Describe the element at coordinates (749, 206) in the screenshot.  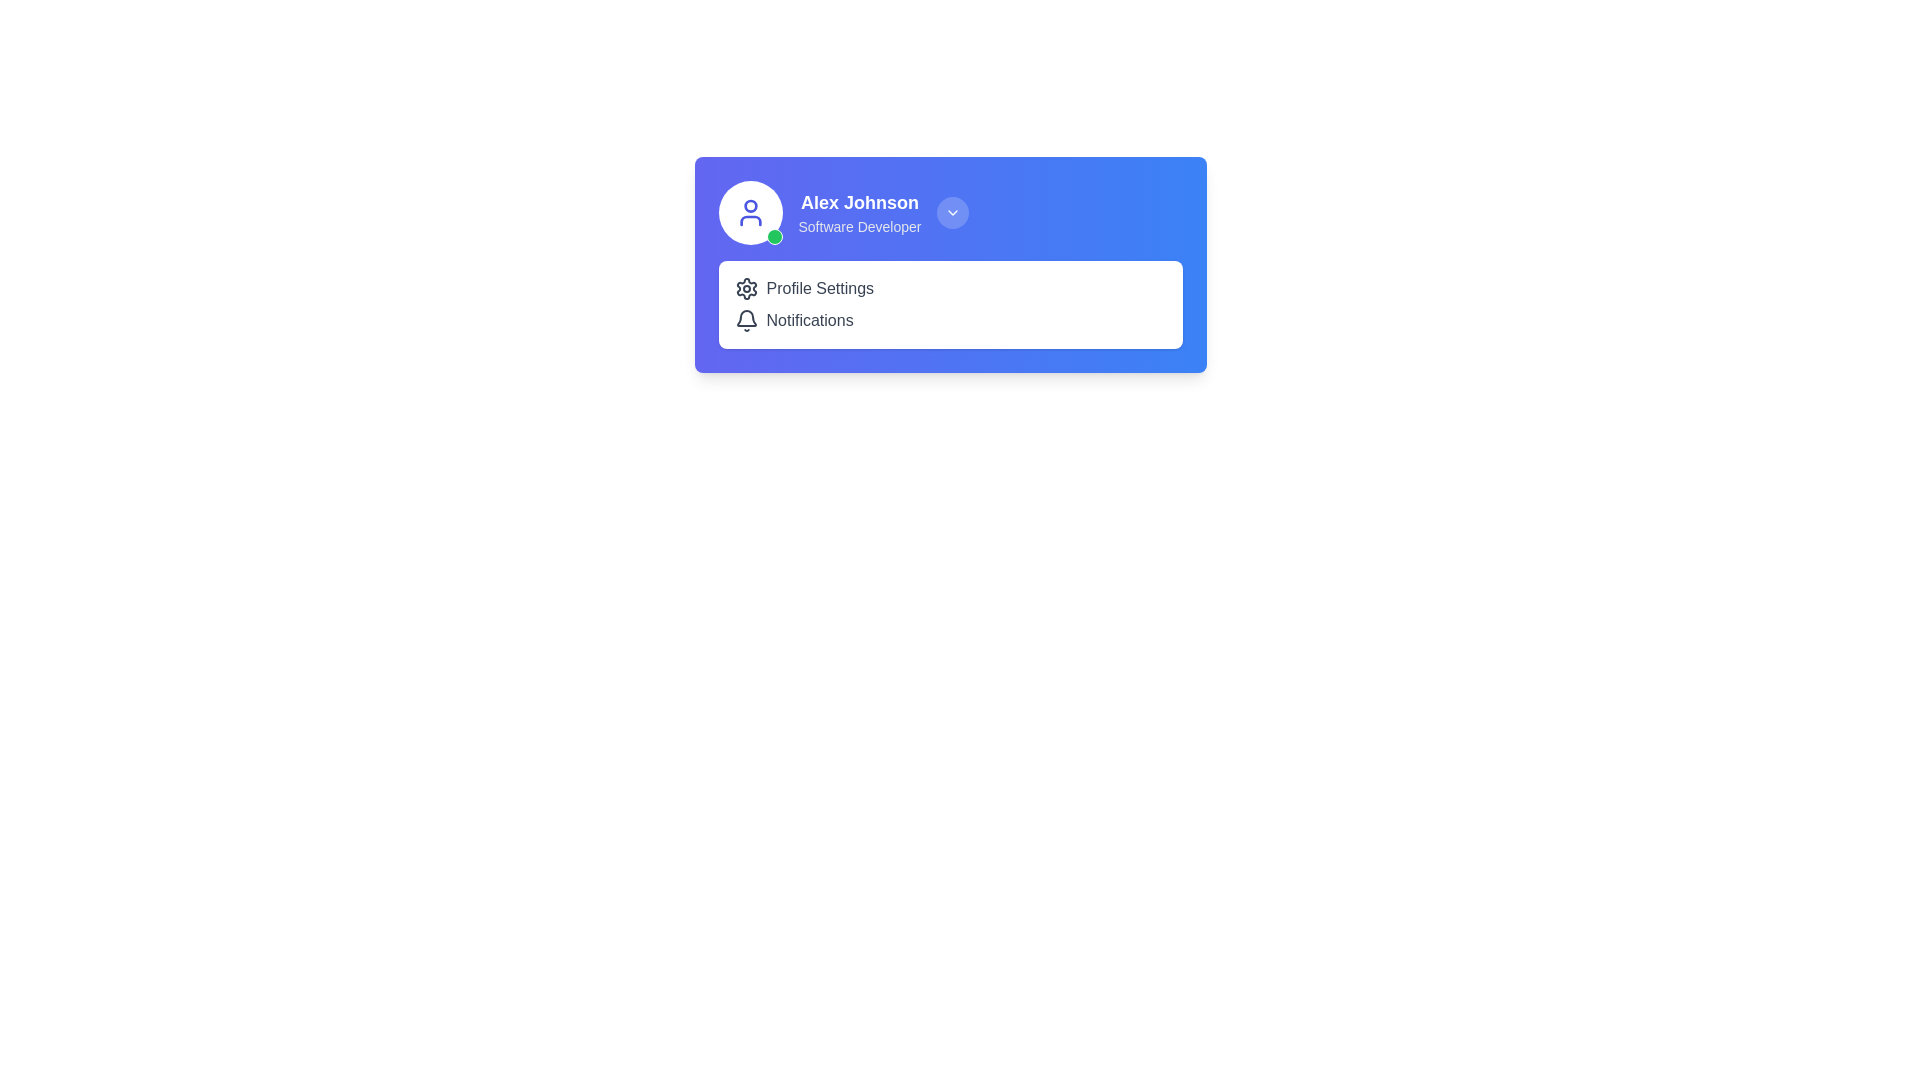
I see `the Circle SVG element that represents the head in the user profile avatar icon` at that location.